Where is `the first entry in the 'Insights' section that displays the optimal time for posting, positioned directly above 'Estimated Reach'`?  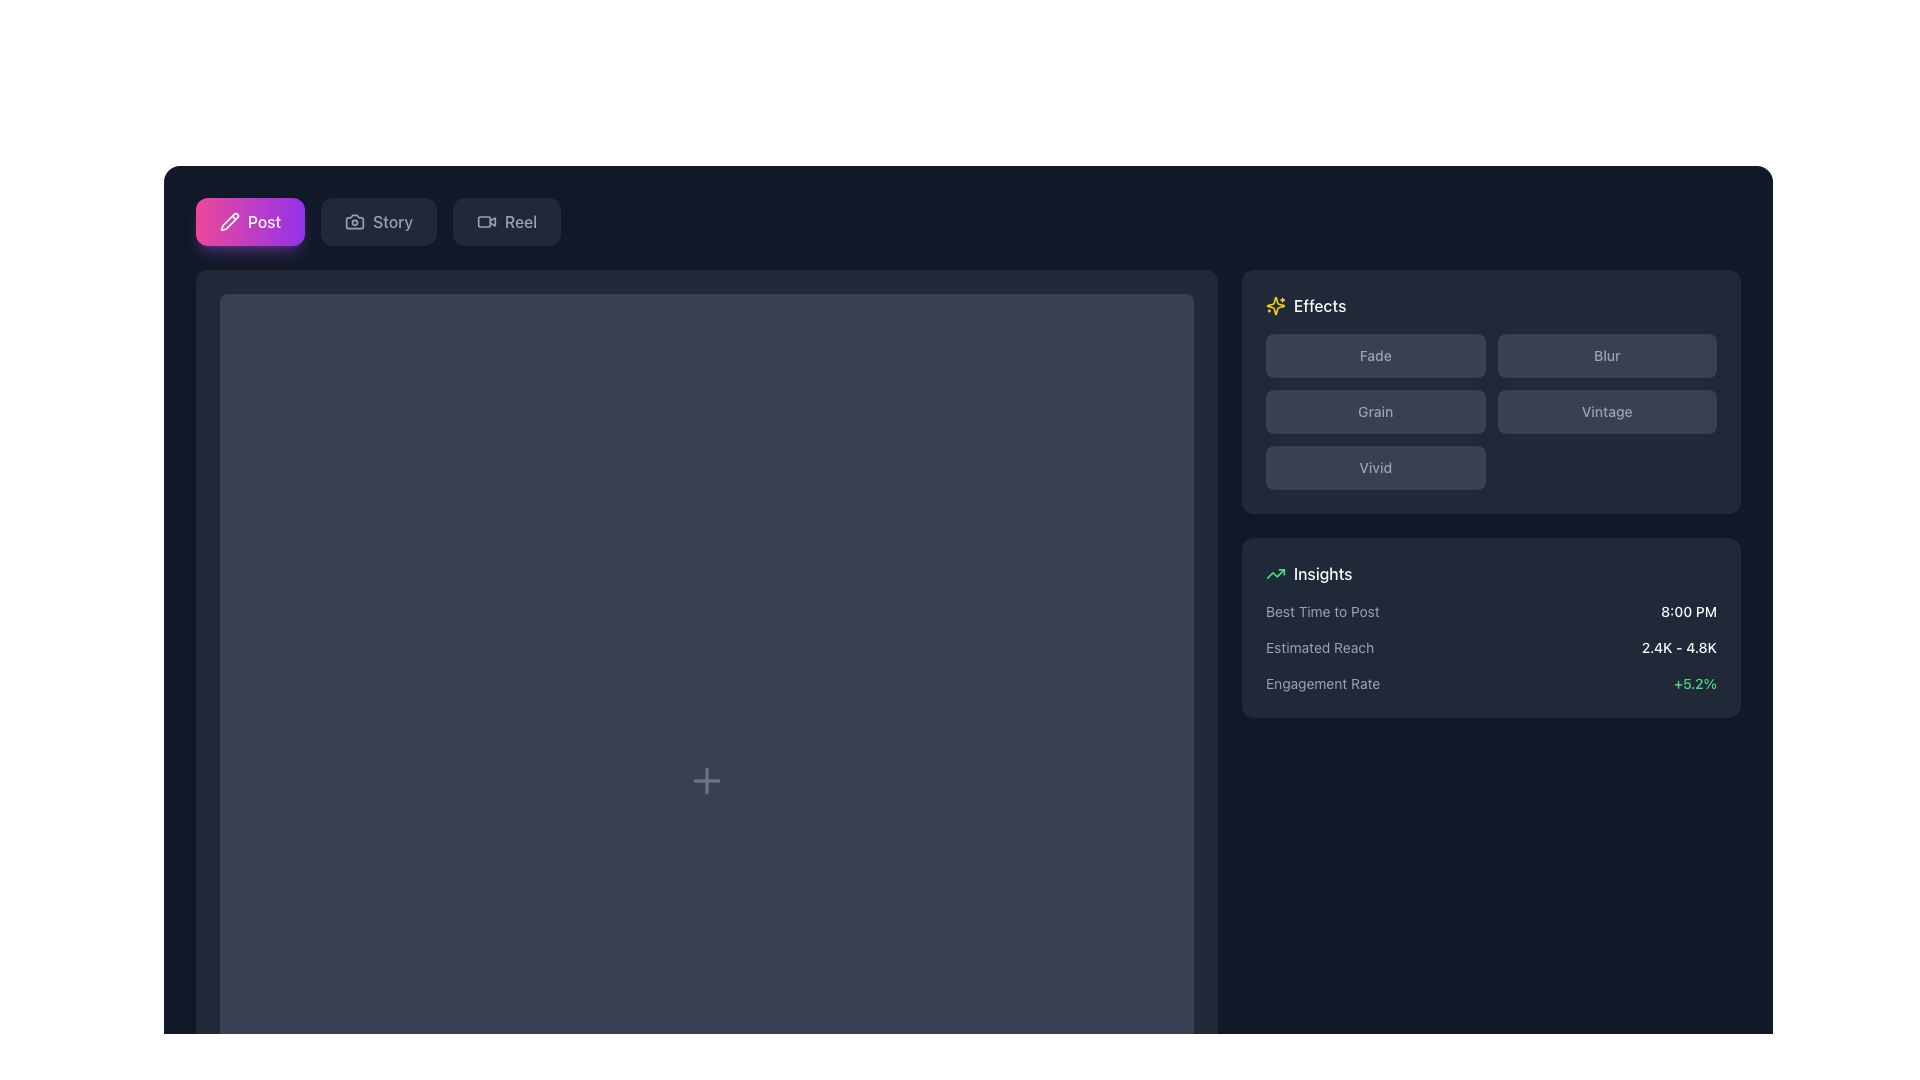 the first entry in the 'Insights' section that displays the optimal time for posting, positioned directly above 'Estimated Reach' is located at coordinates (1491, 611).